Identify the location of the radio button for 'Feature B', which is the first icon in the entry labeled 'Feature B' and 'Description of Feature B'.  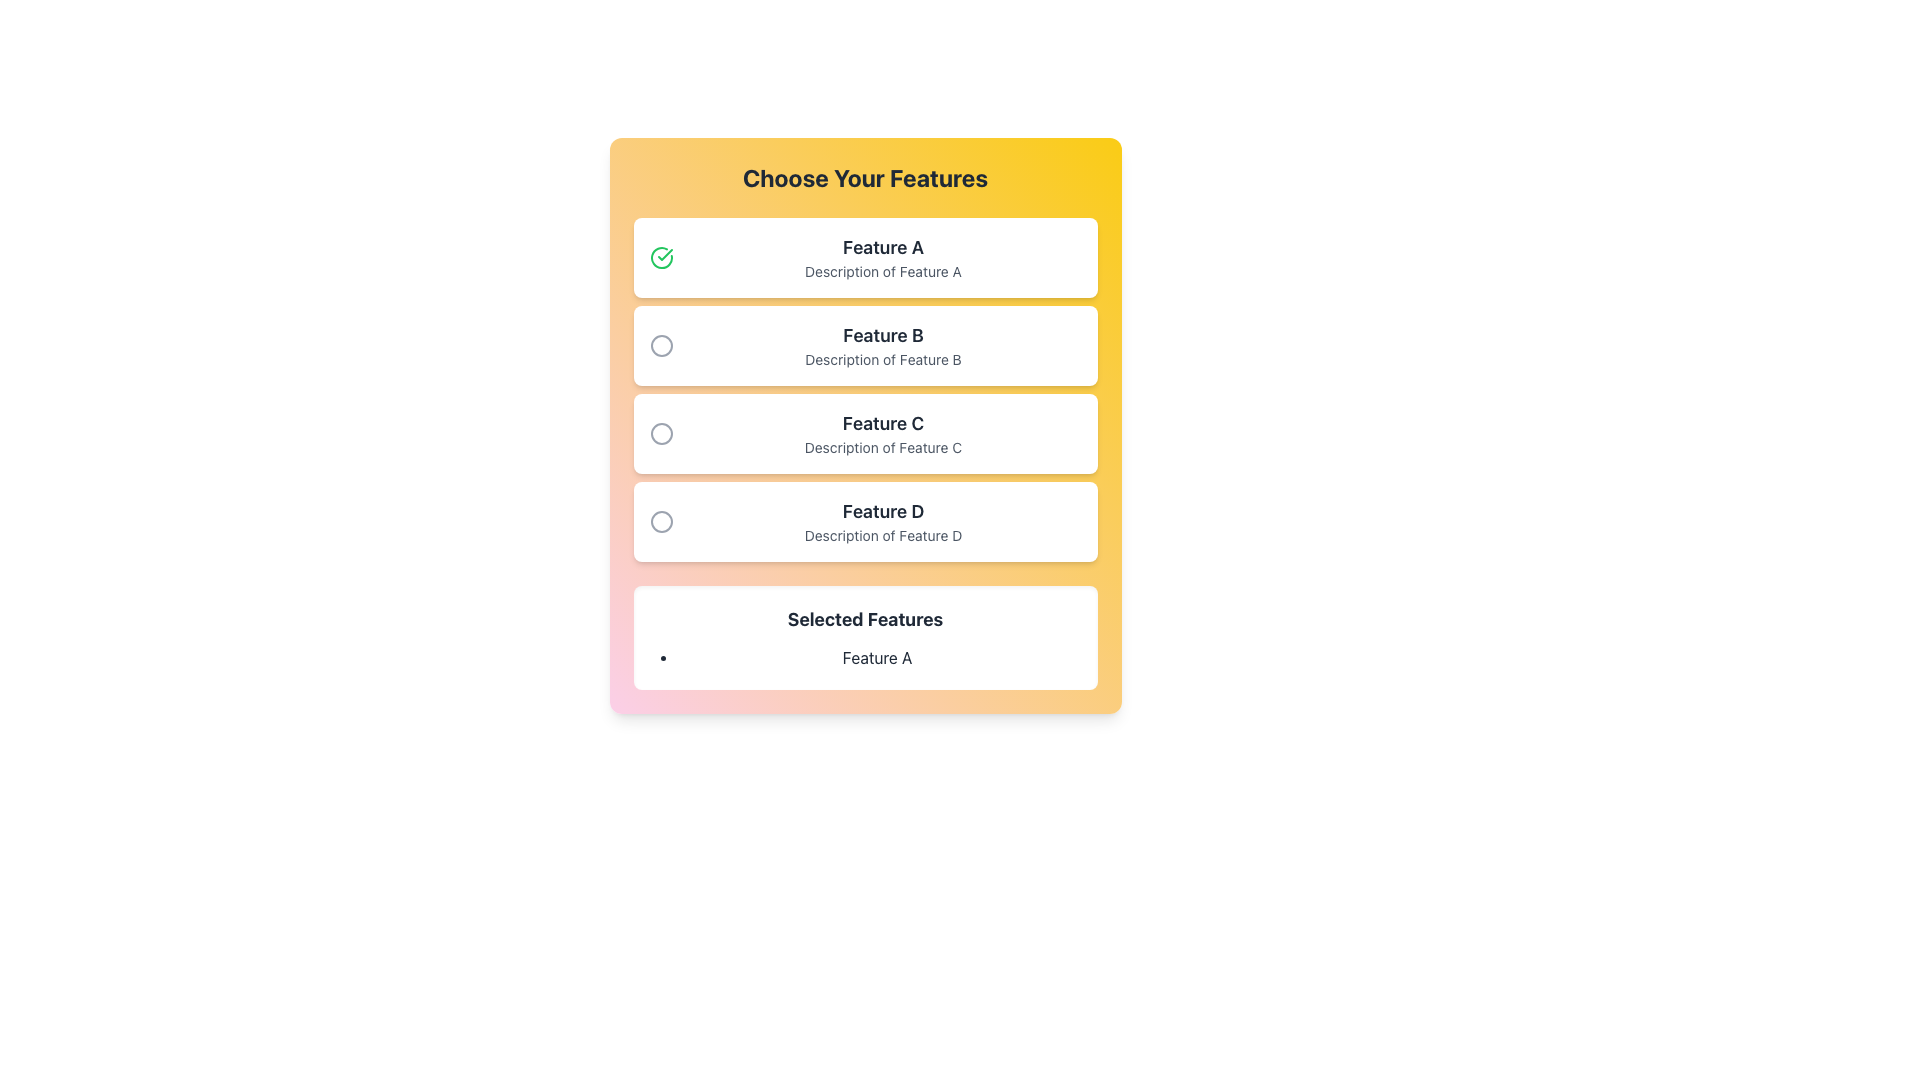
(661, 345).